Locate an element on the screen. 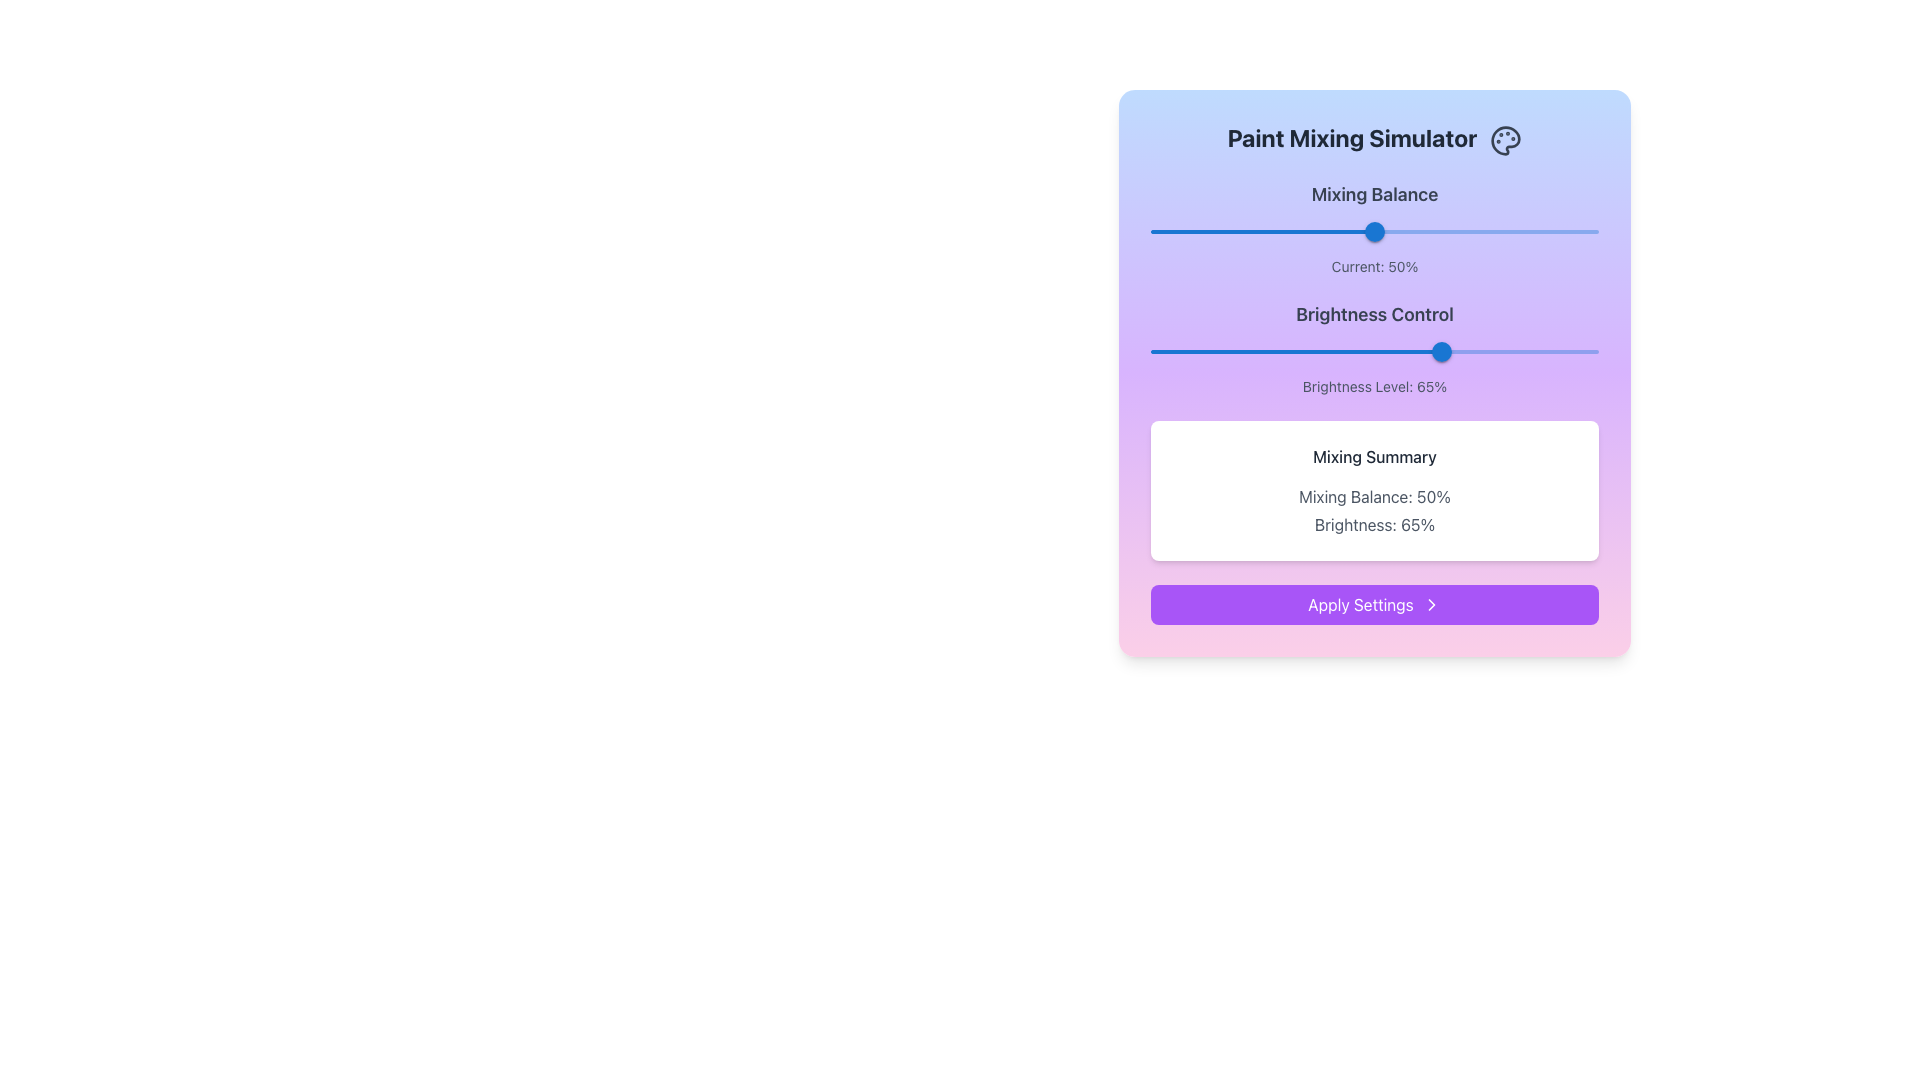  the paint mixing icon located at the top right of the 'Paint Mixing Simulator' text, which represents the application's purpose for artistic activities is located at coordinates (1506, 139).